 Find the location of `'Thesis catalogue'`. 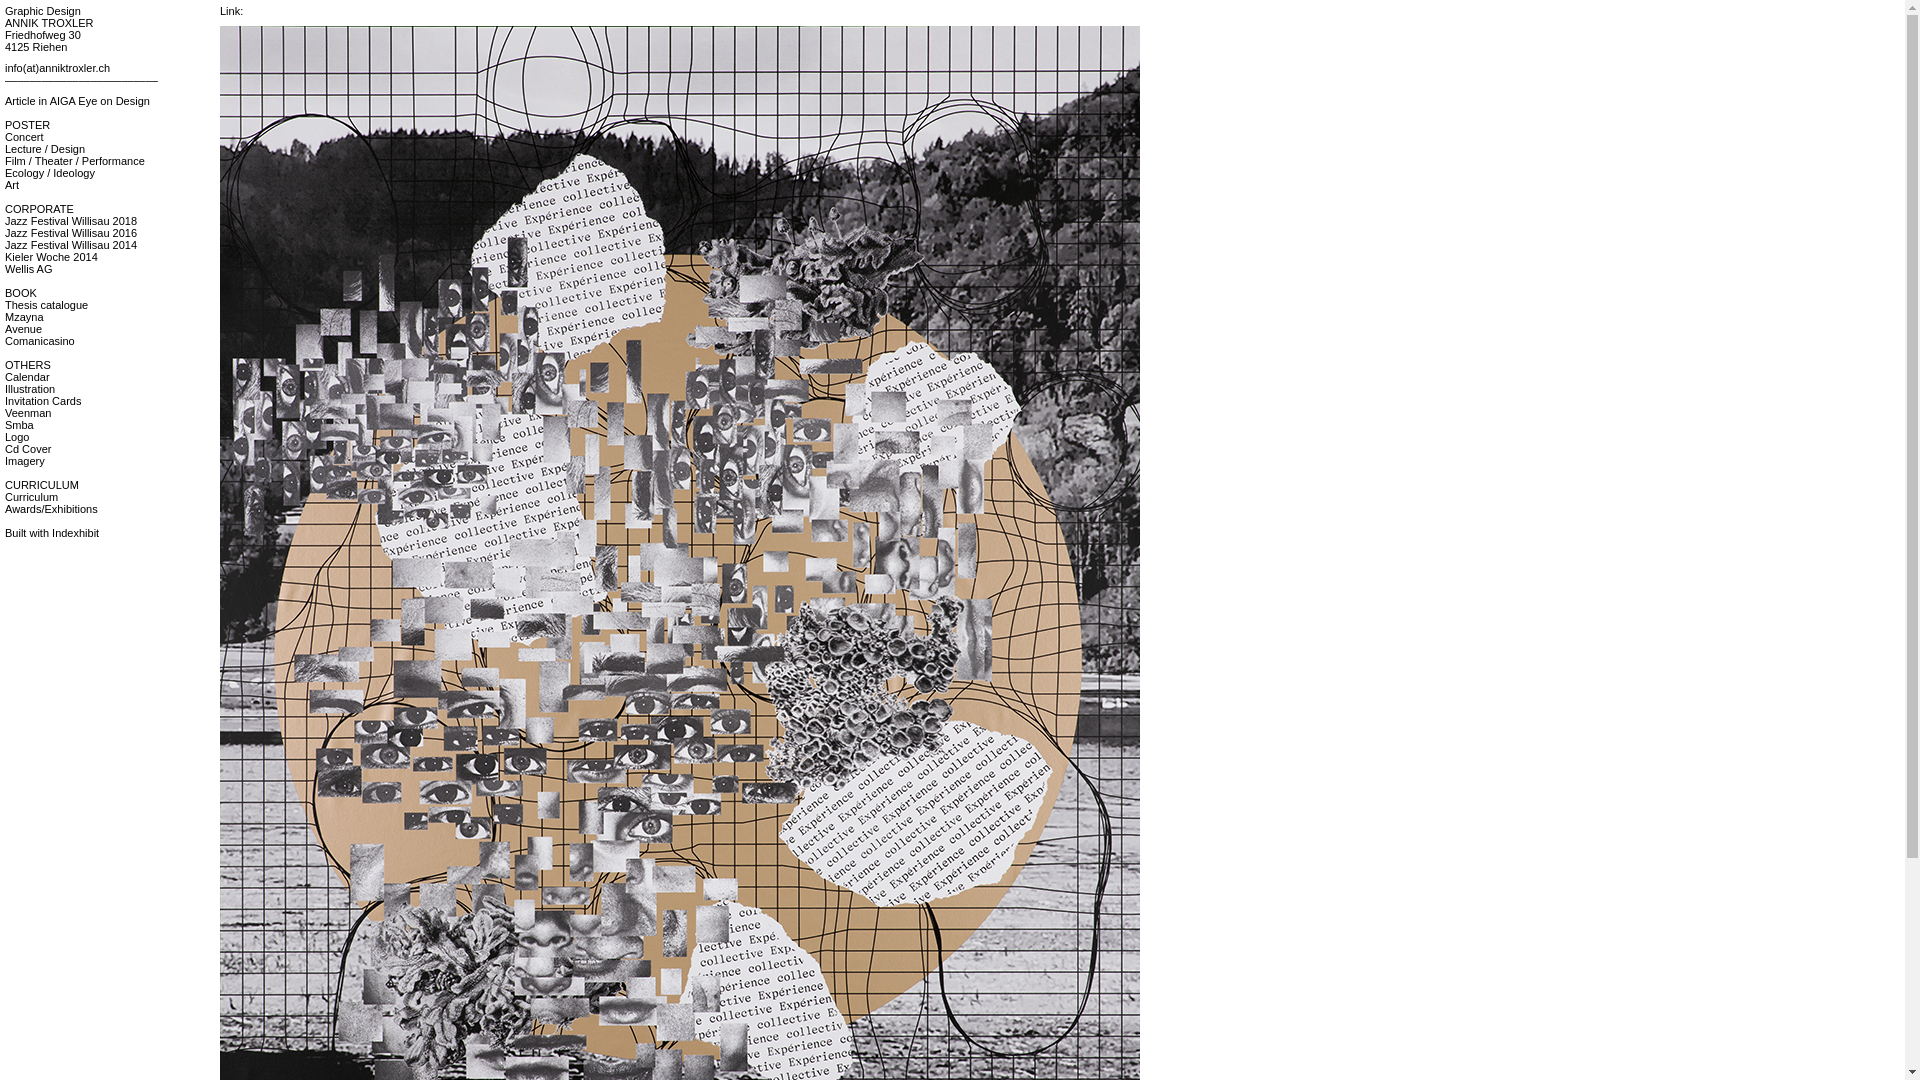

'Thesis catalogue' is located at coordinates (46, 304).